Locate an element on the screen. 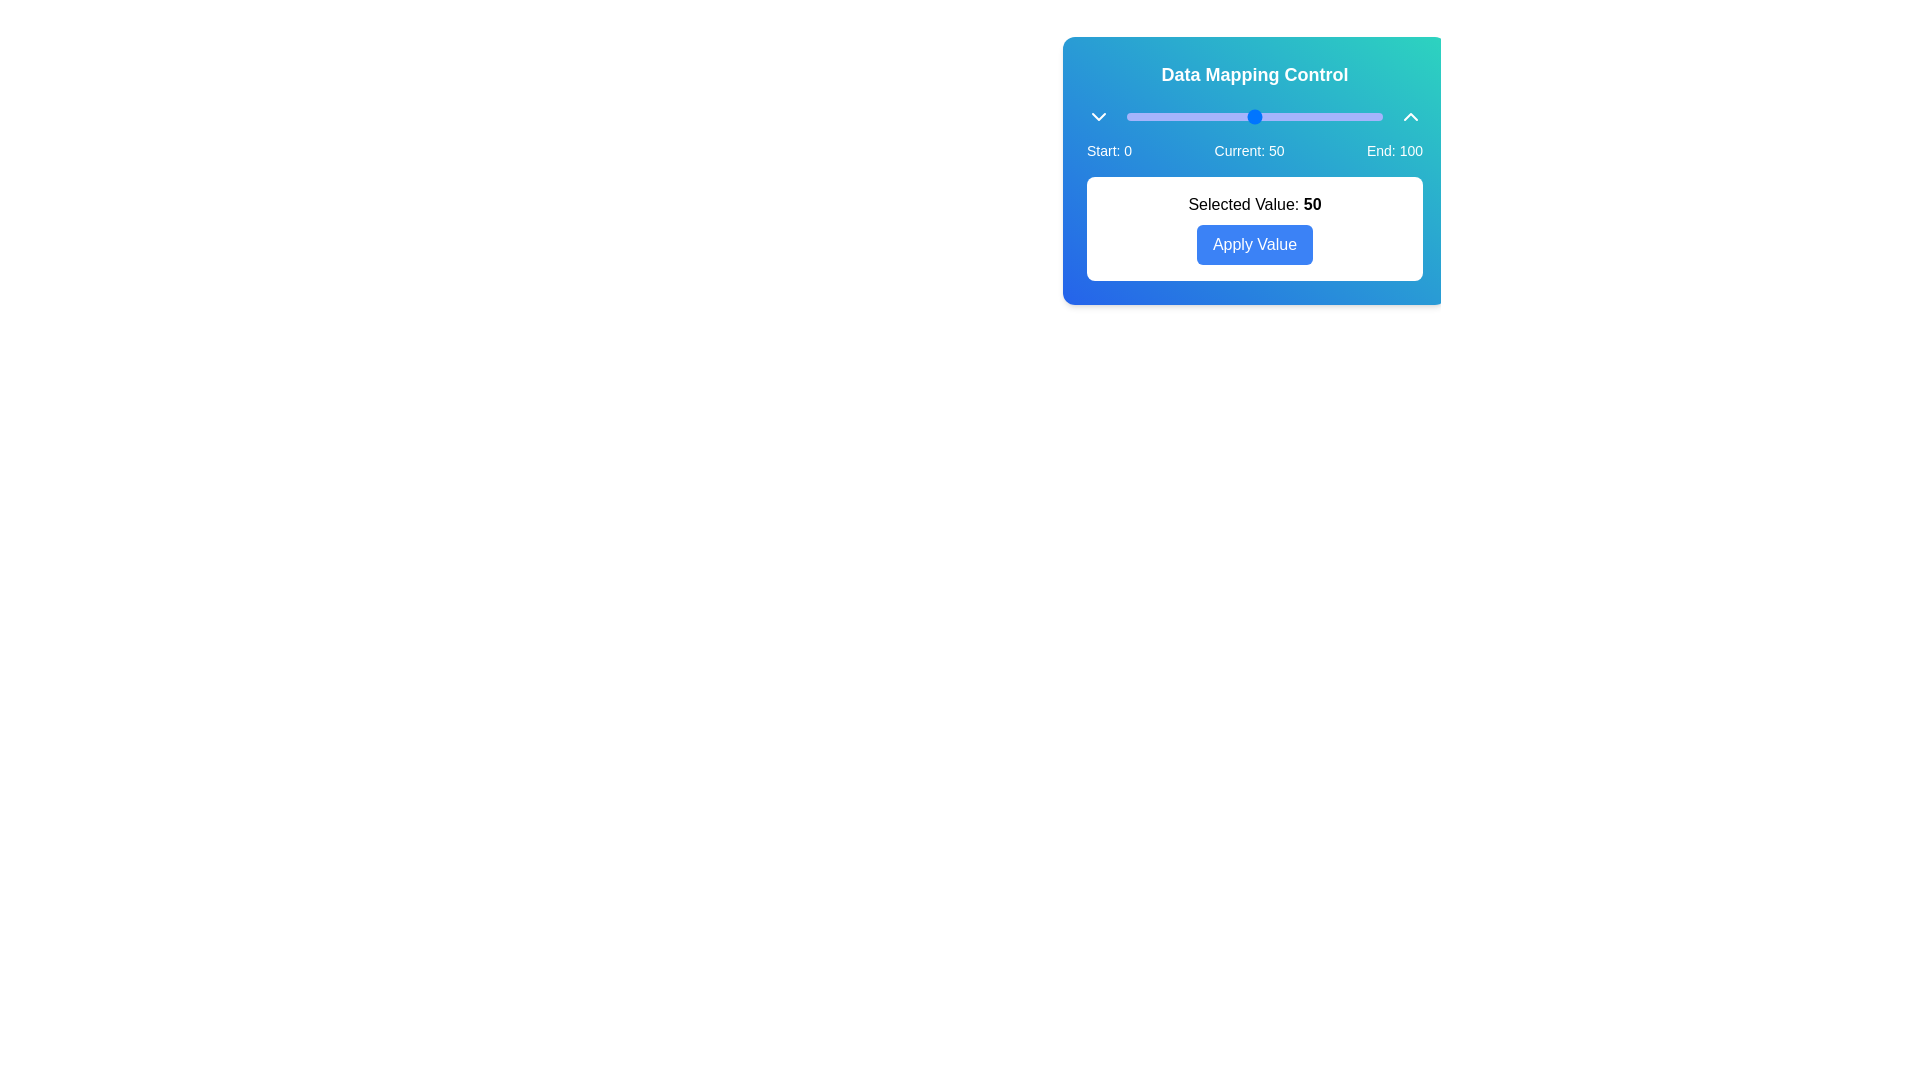 Image resolution: width=1920 pixels, height=1080 pixels. the 'Apply Value' button at the bottom of the Data Mapping Control widget to confirm the selection is located at coordinates (1253, 169).